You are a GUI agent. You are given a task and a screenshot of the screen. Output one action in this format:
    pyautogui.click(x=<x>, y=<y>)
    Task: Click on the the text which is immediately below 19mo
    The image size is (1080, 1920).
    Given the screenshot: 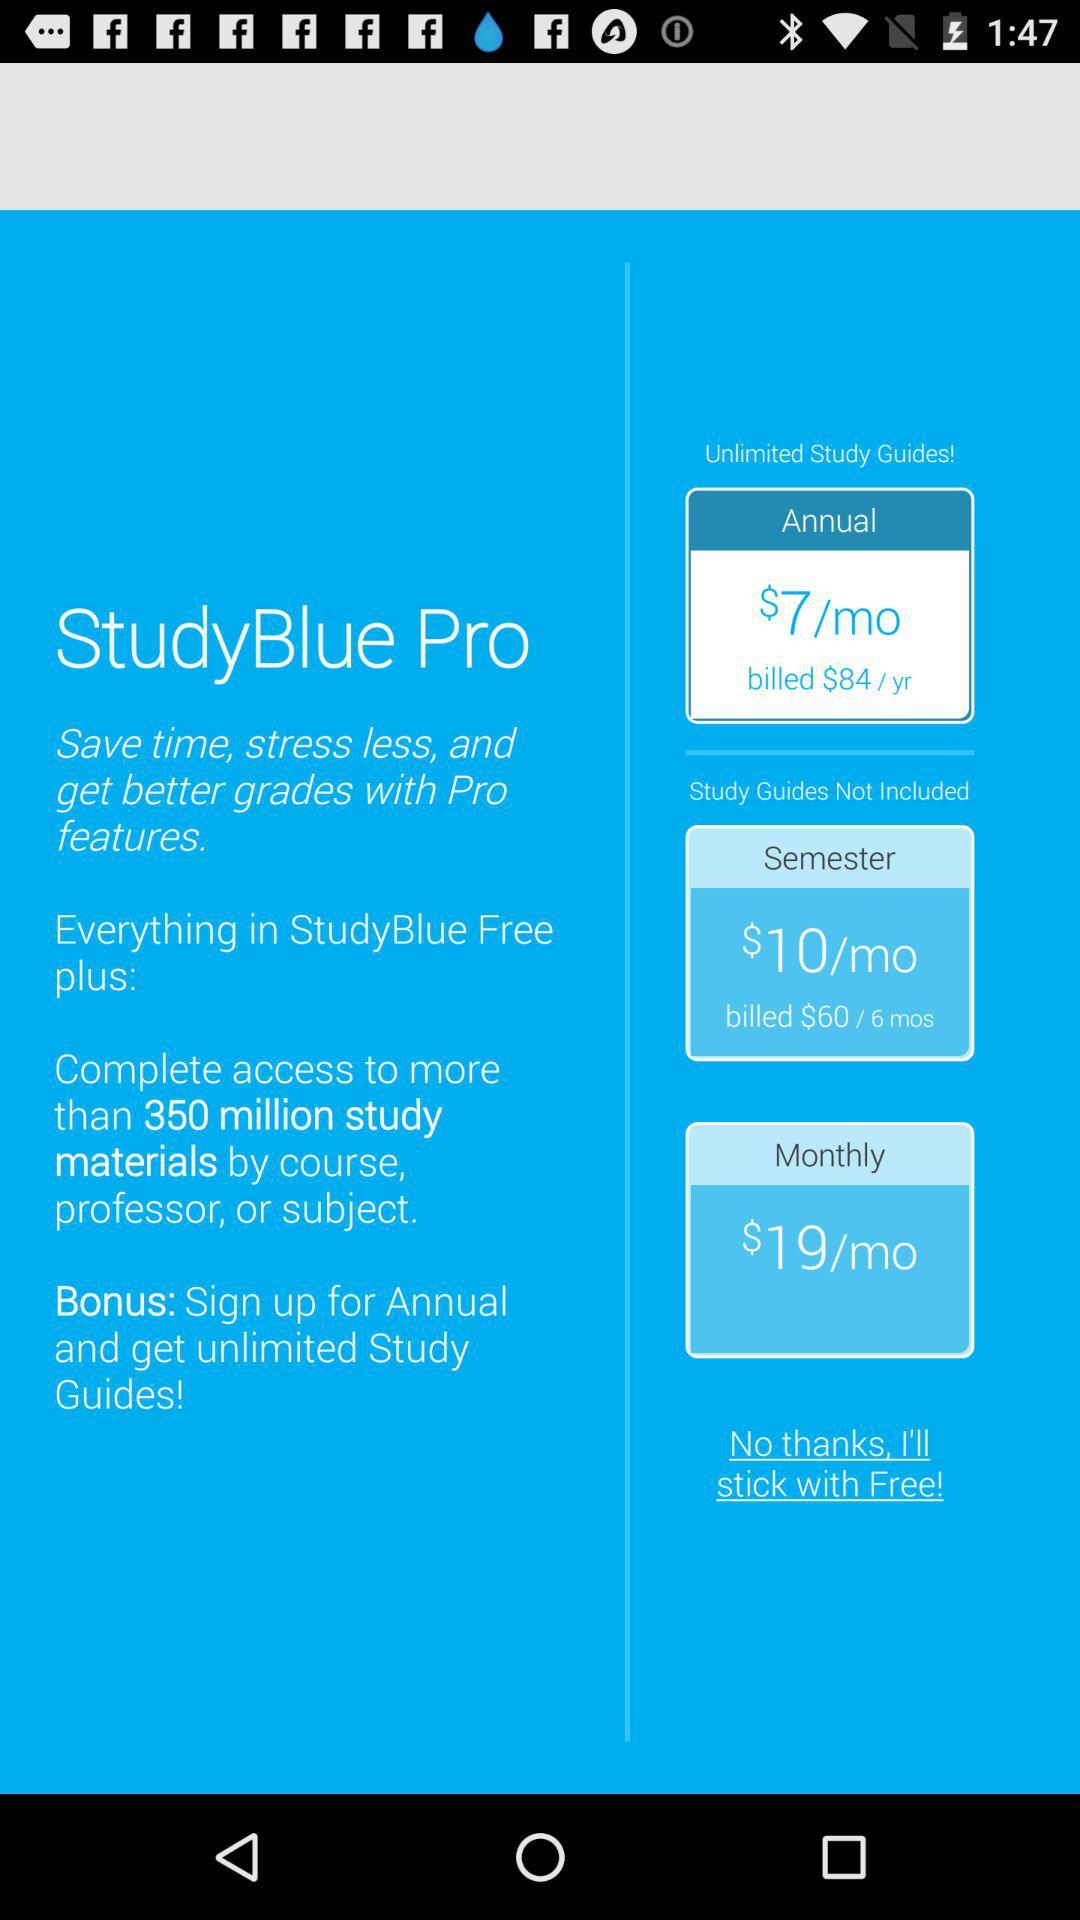 What is the action you would take?
    pyautogui.click(x=829, y=1462)
    